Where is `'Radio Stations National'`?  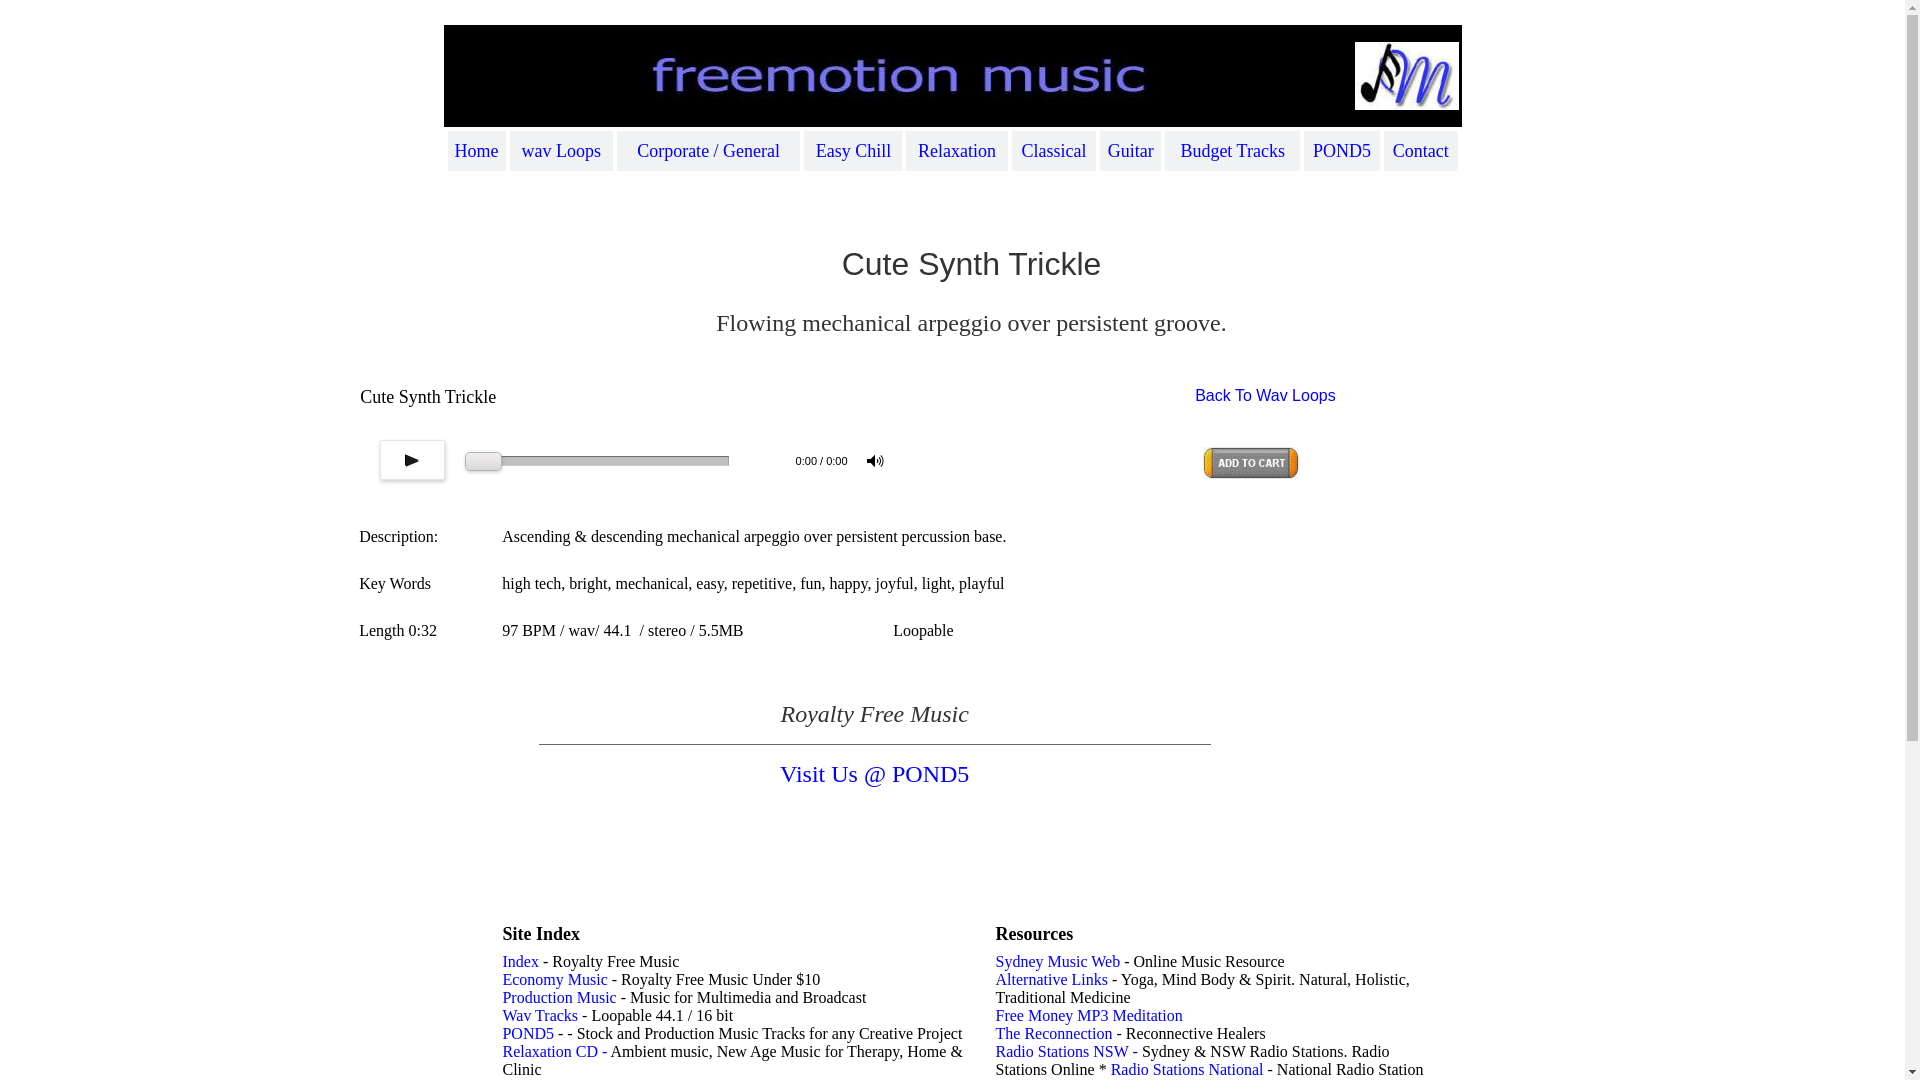
'Radio Stations National' is located at coordinates (1187, 1068).